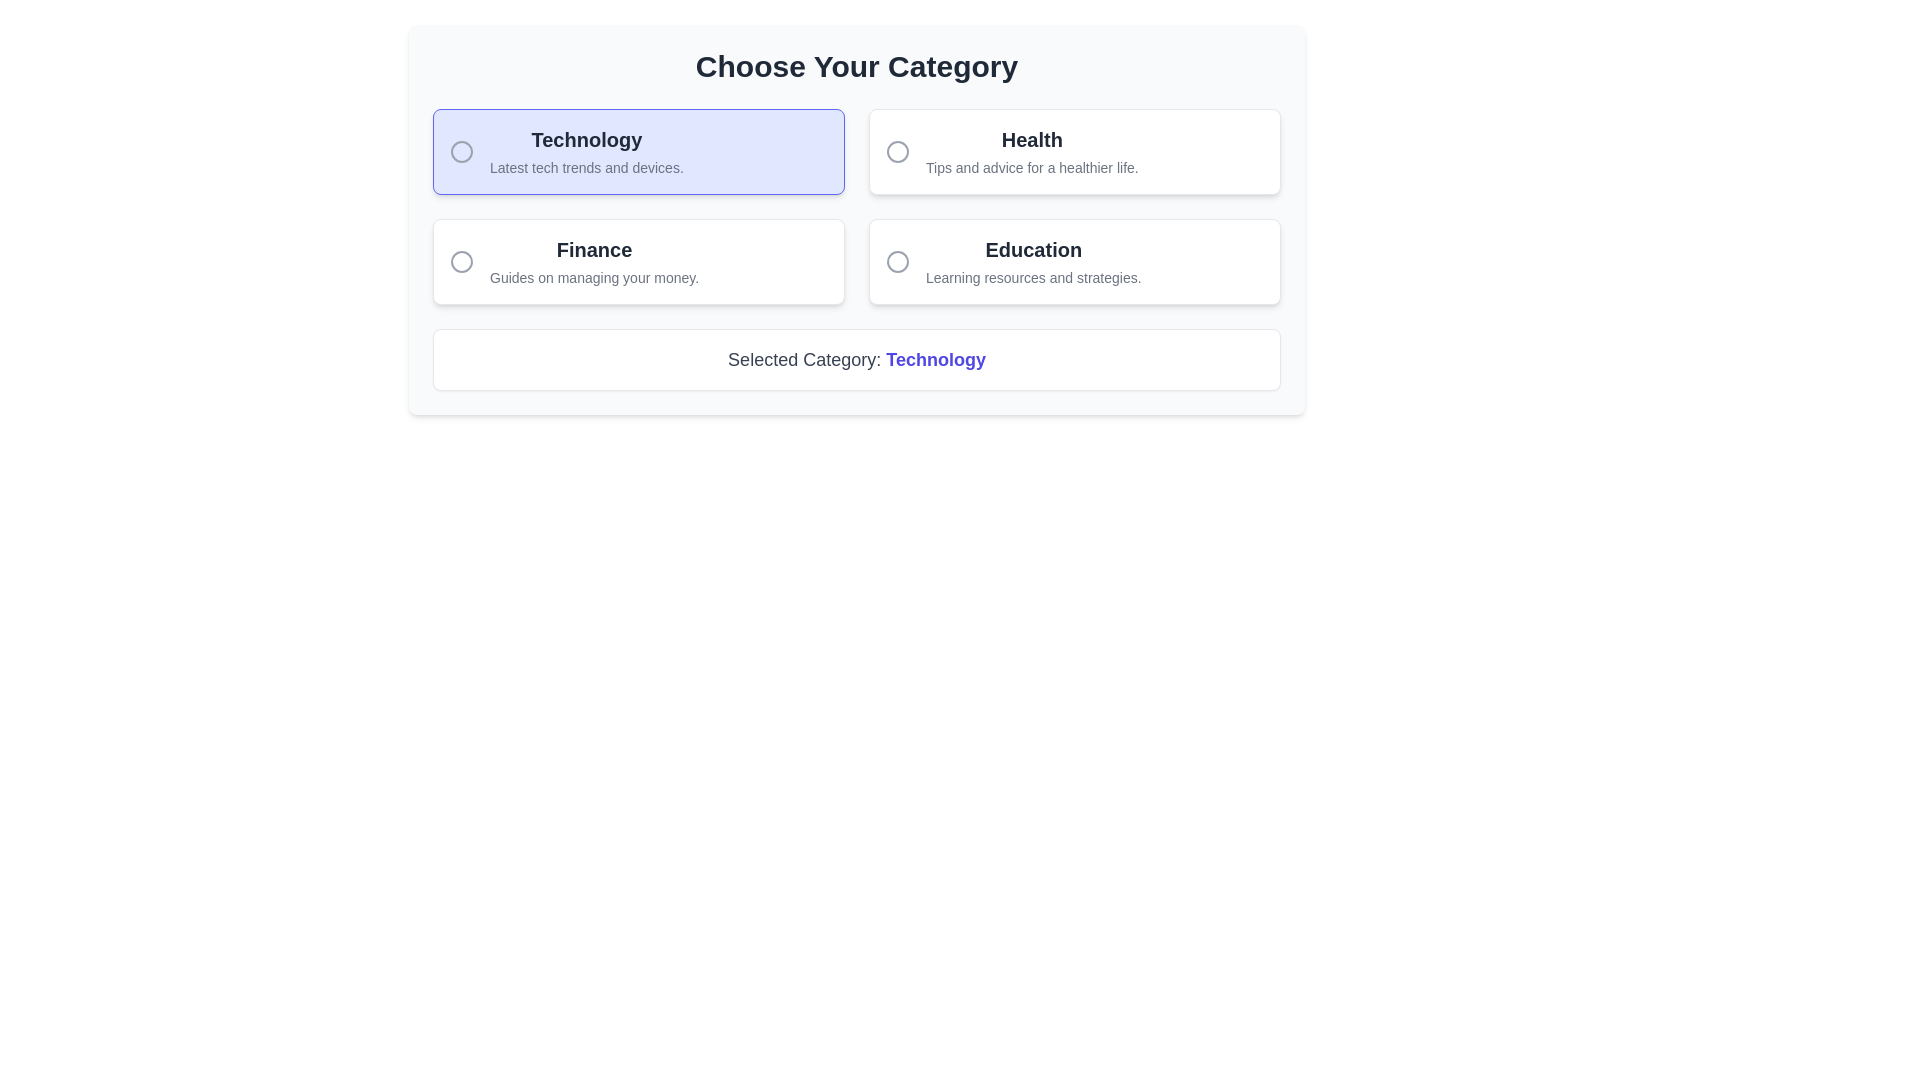 The height and width of the screenshot is (1080, 1920). What do you see at coordinates (460, 261) in the screenshot?
I see `the decorative SVG circle icon associated with the 'Finance' category option, located in the second option box` at bounding box center [460, 261].